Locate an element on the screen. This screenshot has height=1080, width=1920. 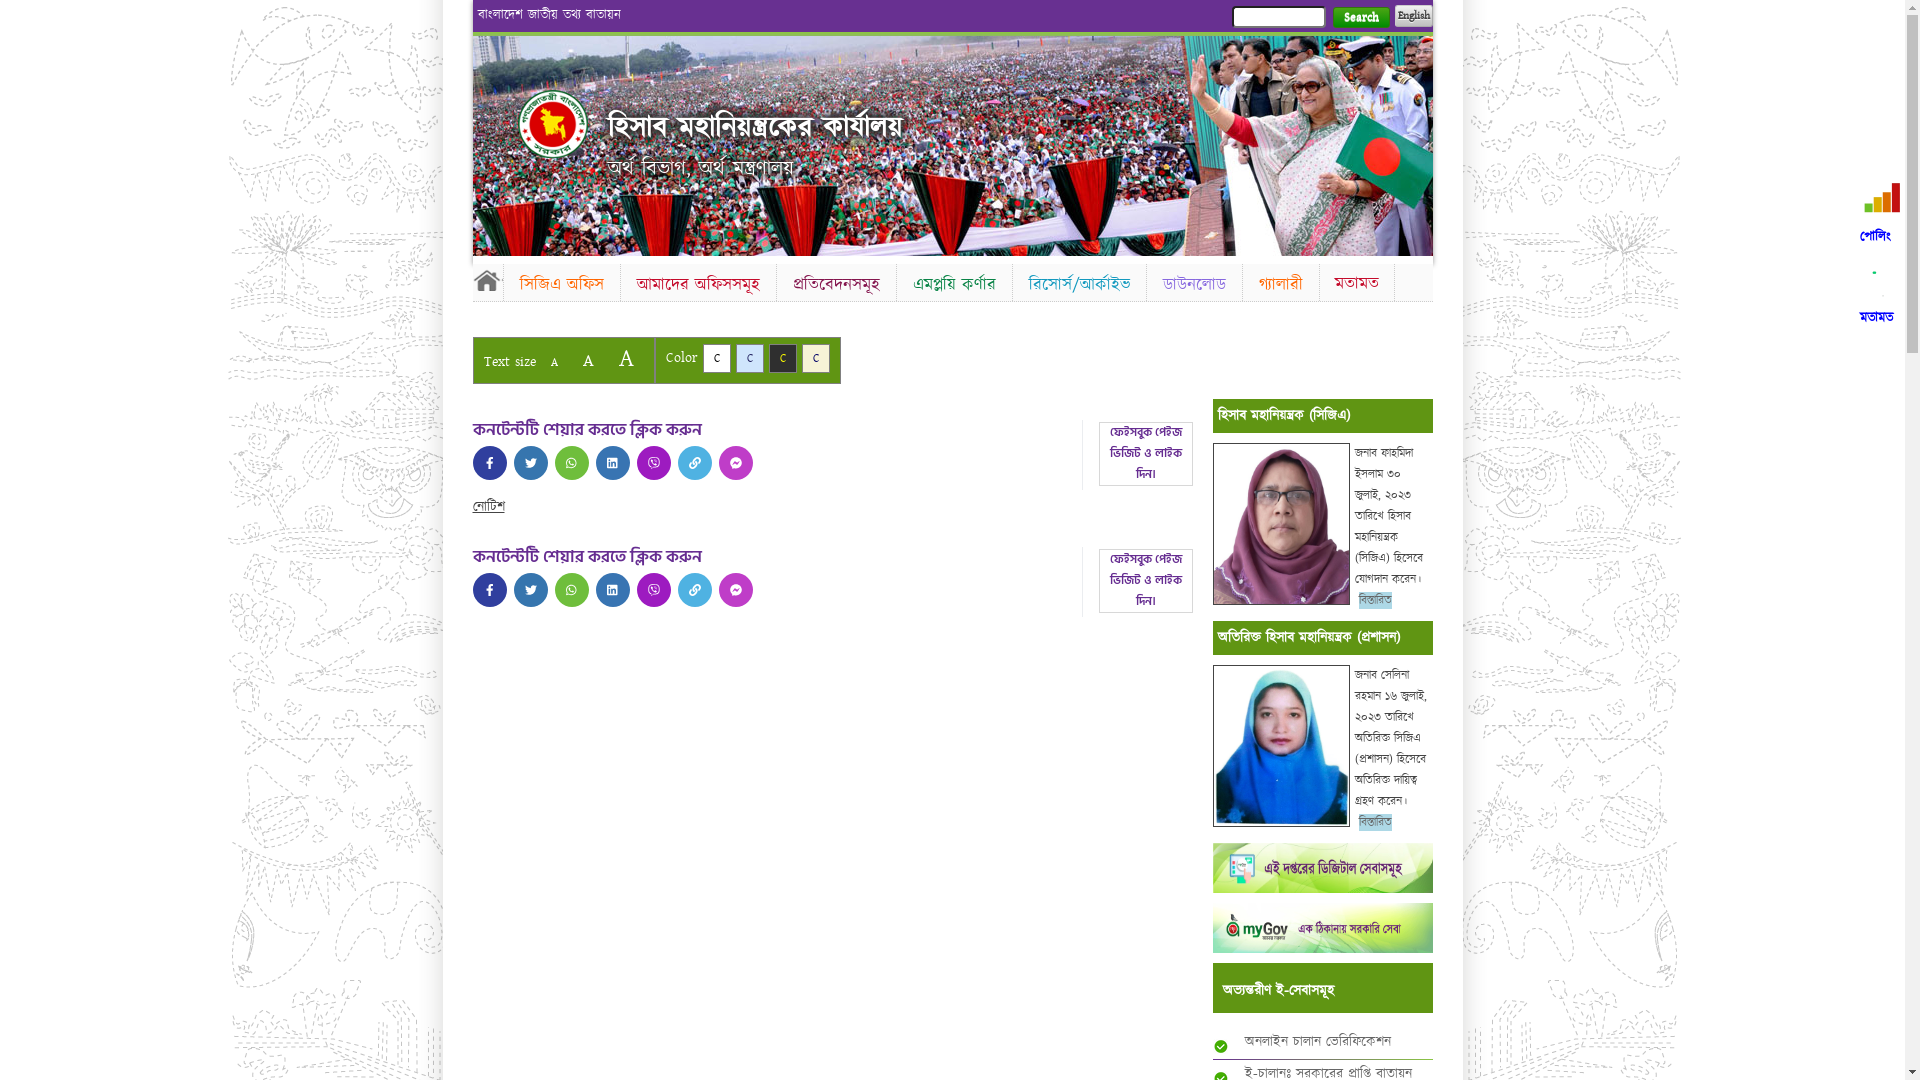
'Home' is located at coordinates (486, 280).